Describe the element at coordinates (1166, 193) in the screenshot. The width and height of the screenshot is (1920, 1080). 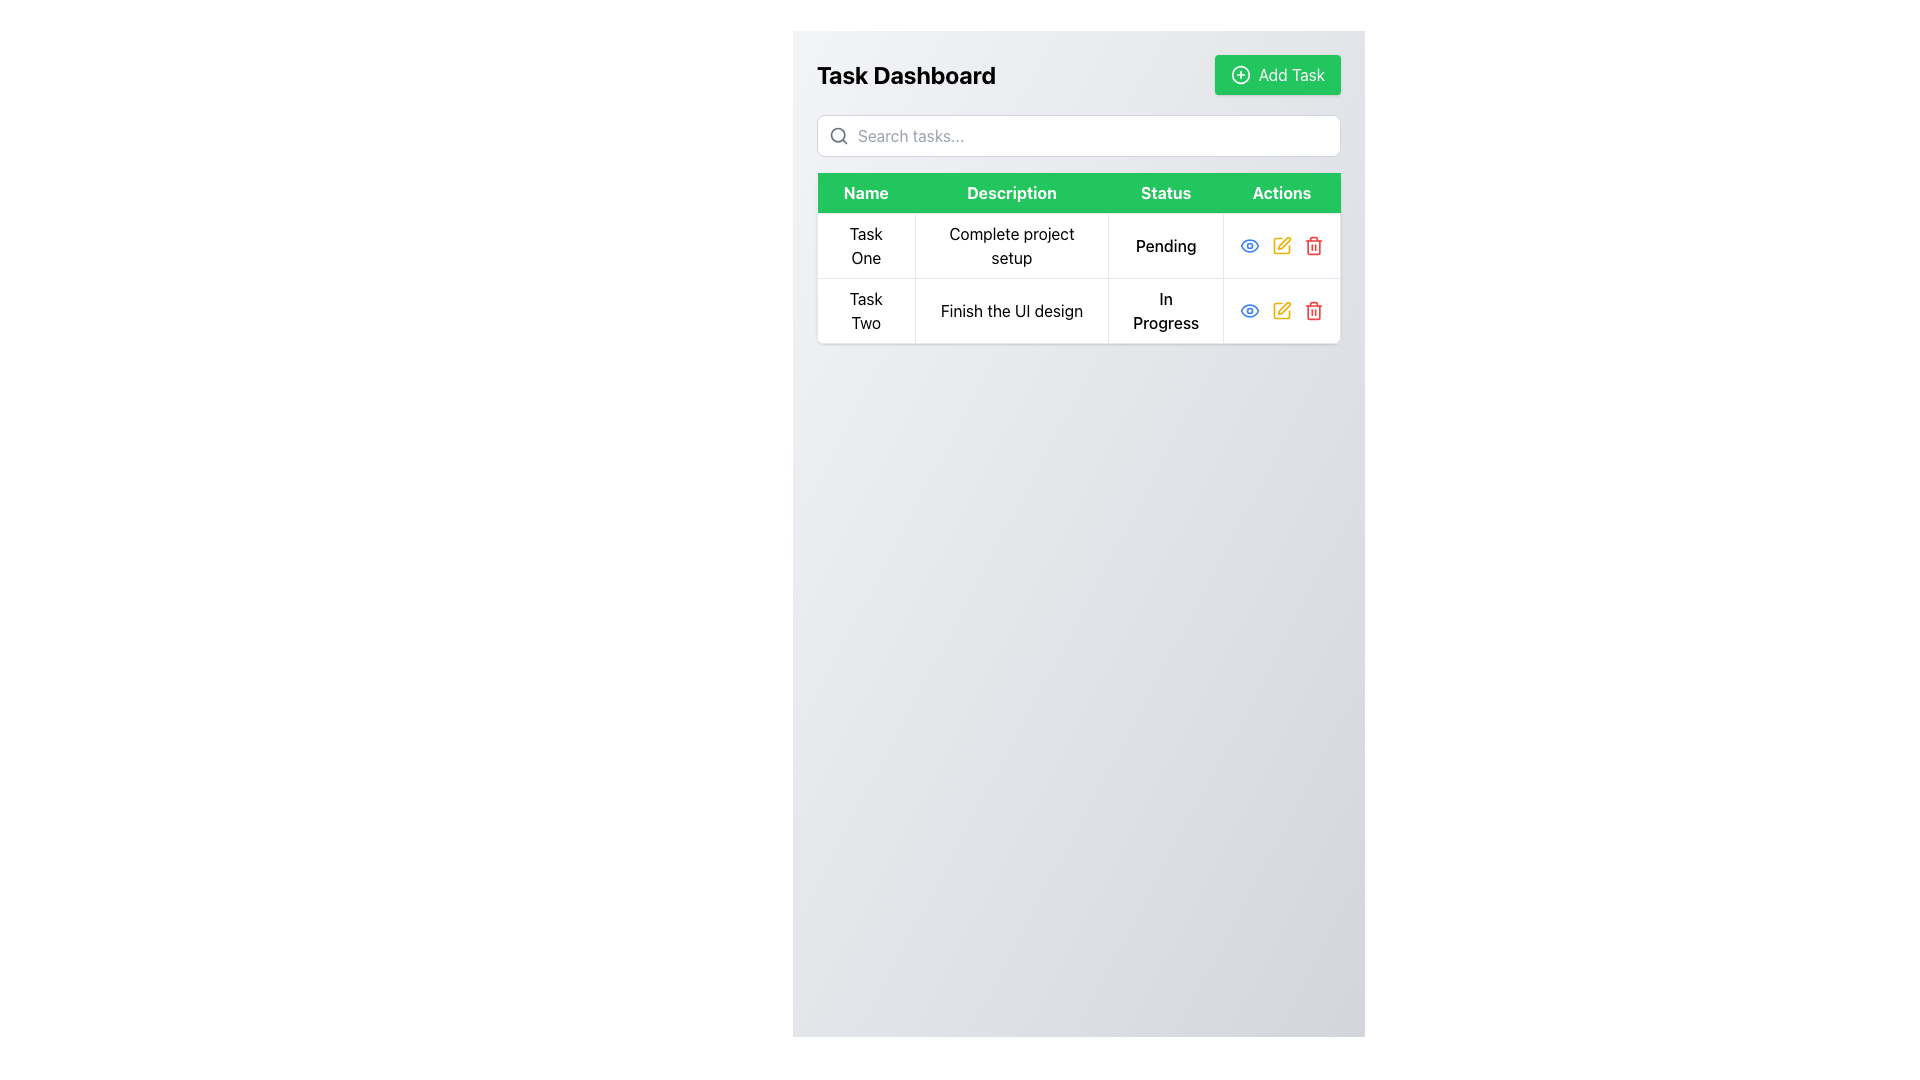
I see `the Table Header Cell for 'Status' in the header row of the table, which is located between 'Description' and 'Actions'` at that location.